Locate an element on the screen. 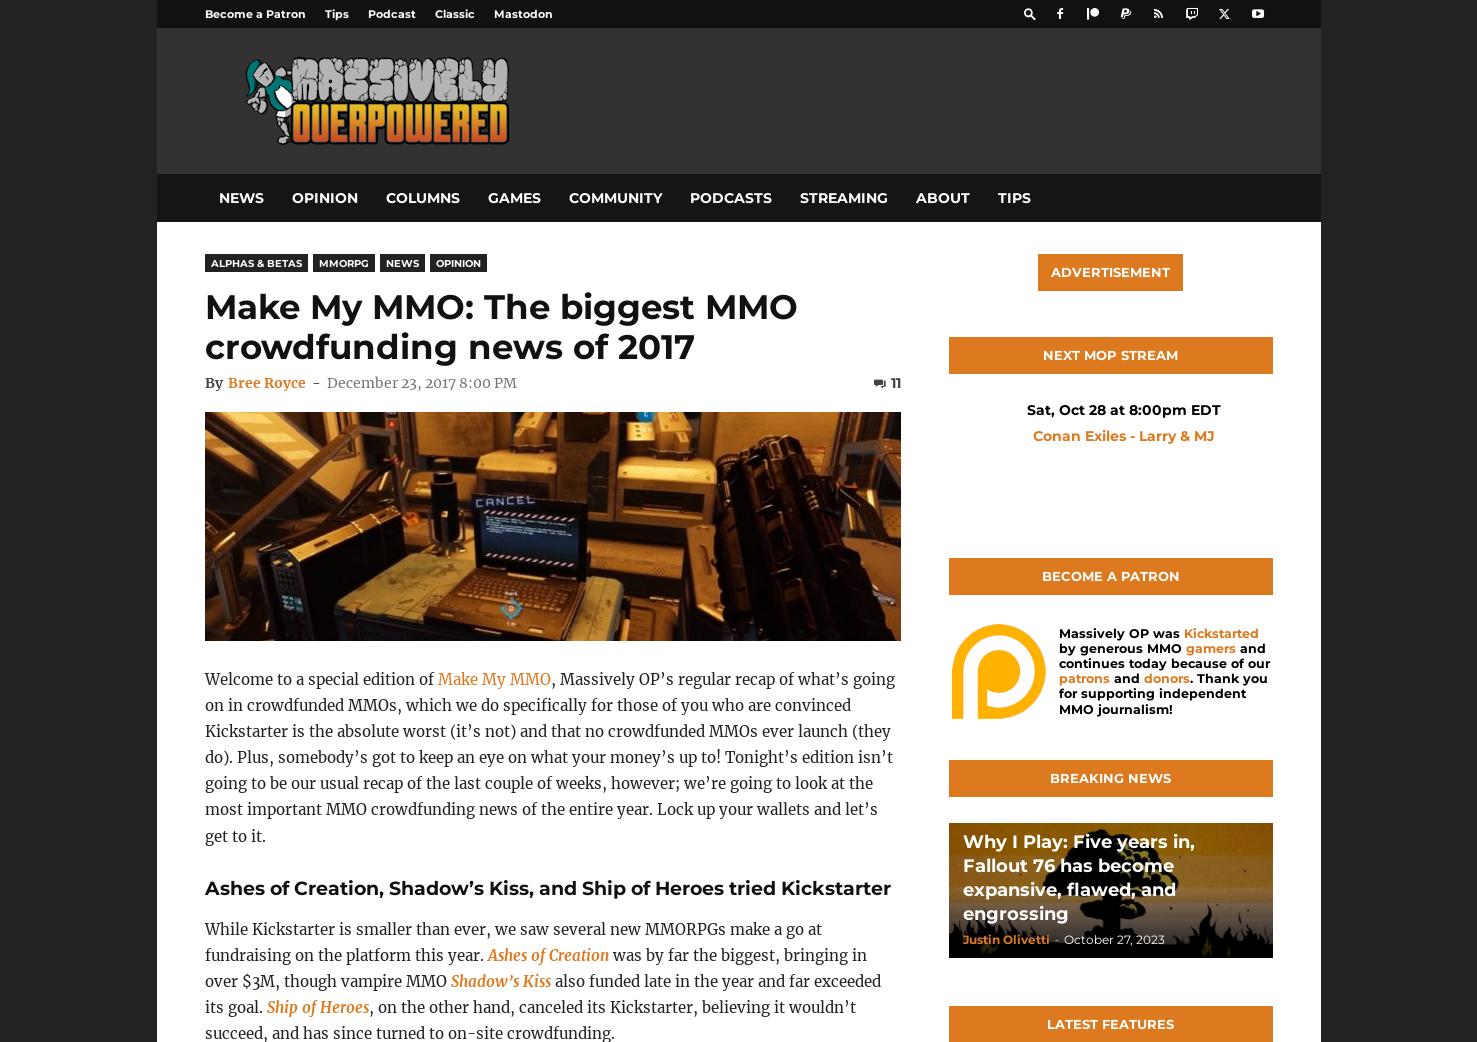 The image size is (1477, 1042). 'also funded late in the year and far exceeded its goal.' is located at coordinates (541, 993).